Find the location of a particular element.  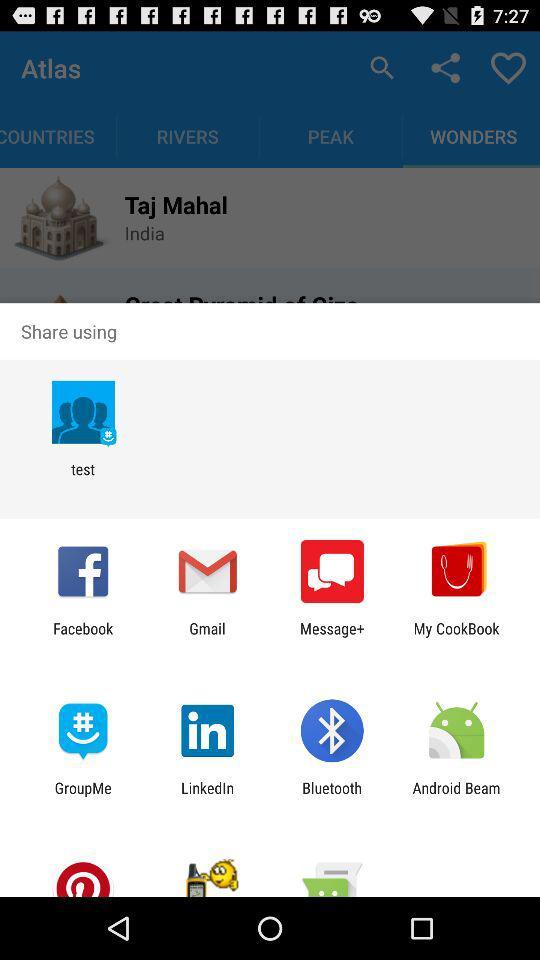

icon next to bluetooth is located at coordinates (206, 796).